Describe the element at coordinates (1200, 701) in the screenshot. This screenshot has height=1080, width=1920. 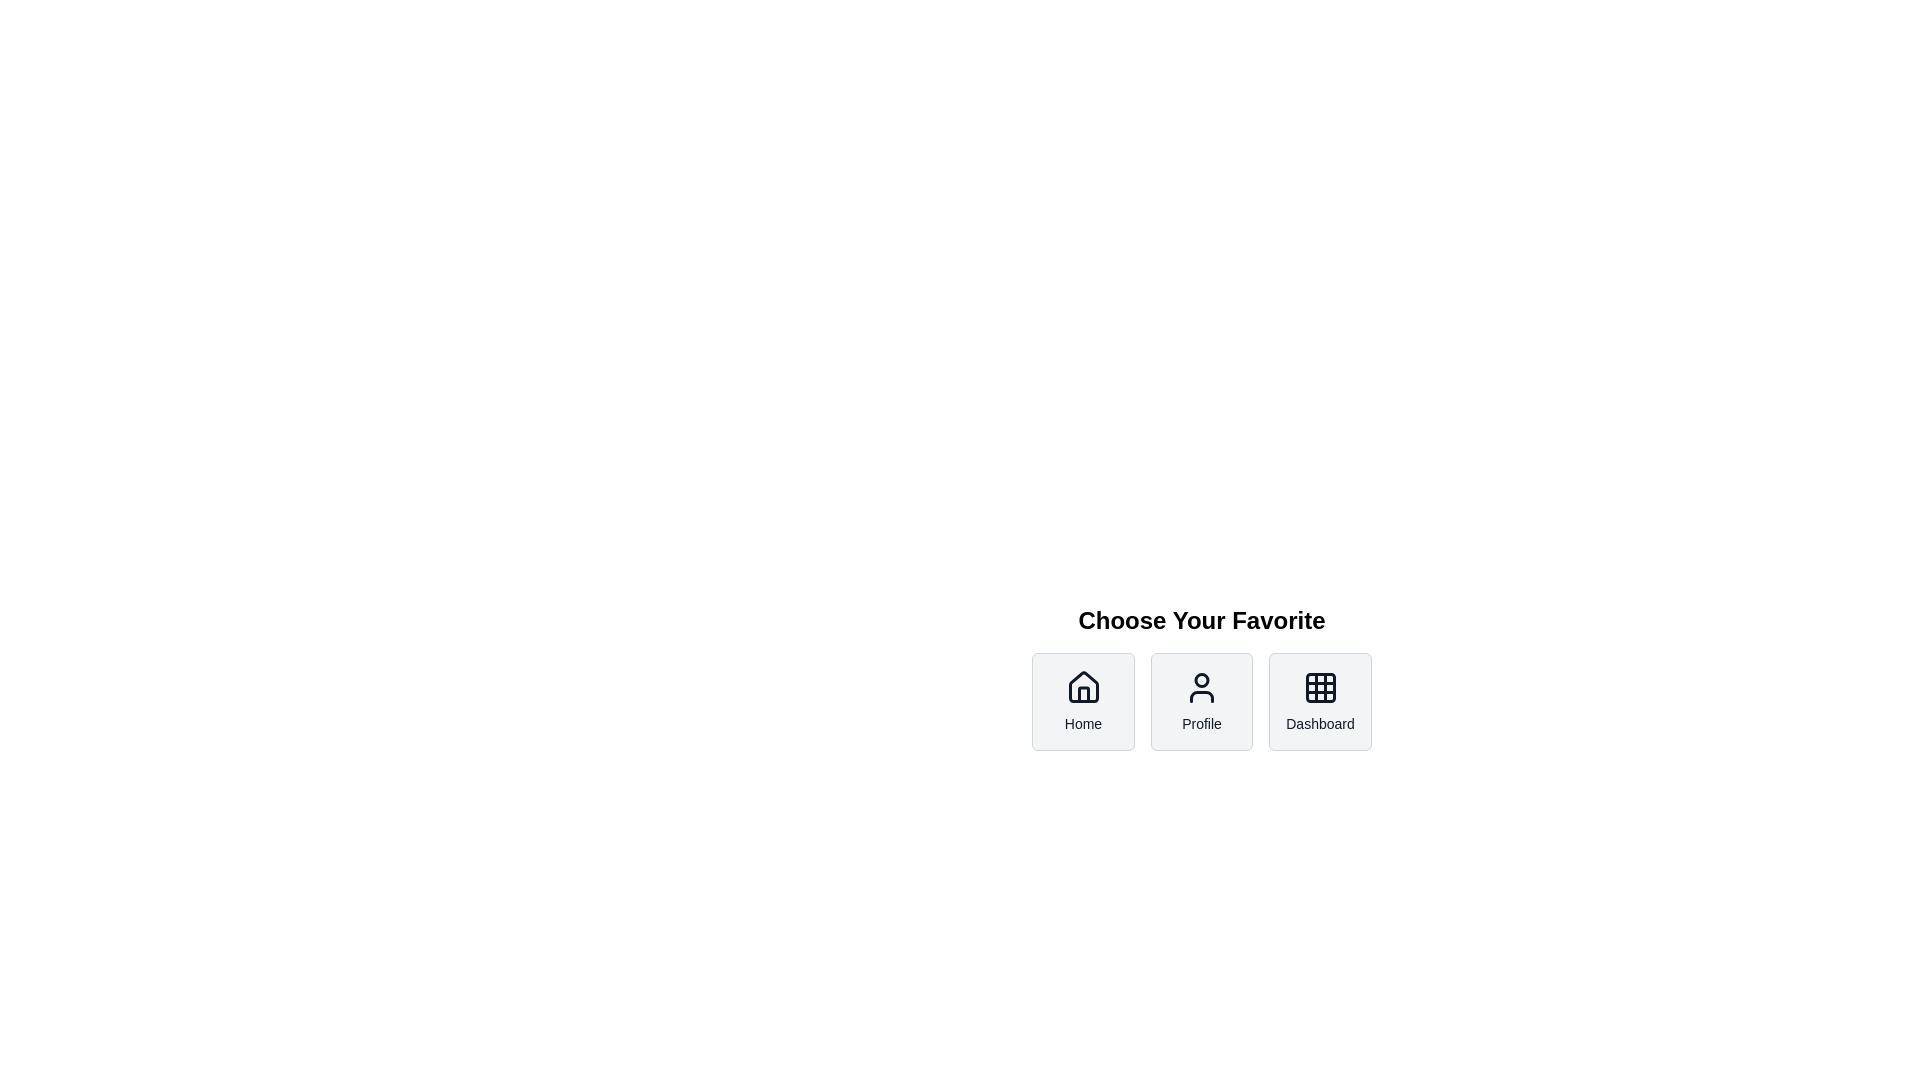
I see `the 'Profile' button, which is the second option in the row below 'Choose Your Favorite'` at that location.